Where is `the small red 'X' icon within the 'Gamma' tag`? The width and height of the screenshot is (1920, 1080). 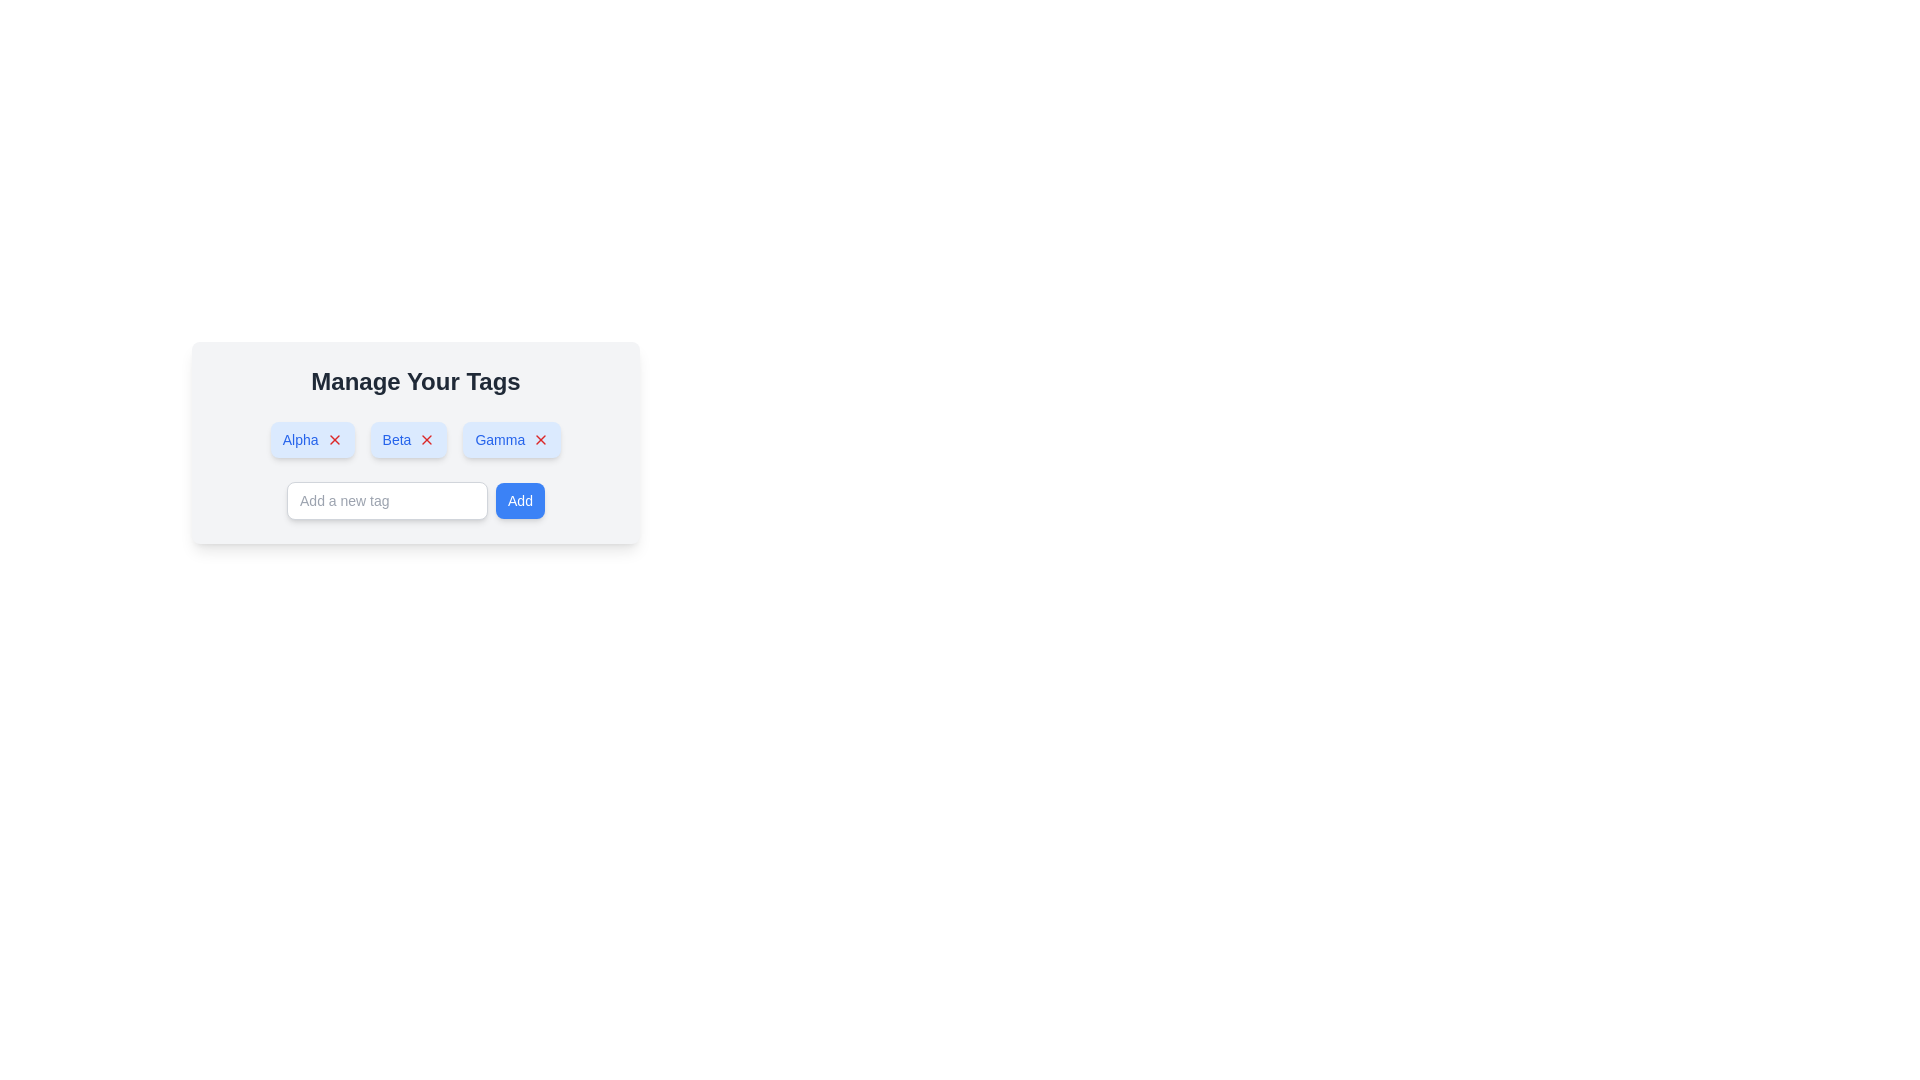
the small red 'X' icon within the 'Gamma' tag is located at coordinates (541, 438).